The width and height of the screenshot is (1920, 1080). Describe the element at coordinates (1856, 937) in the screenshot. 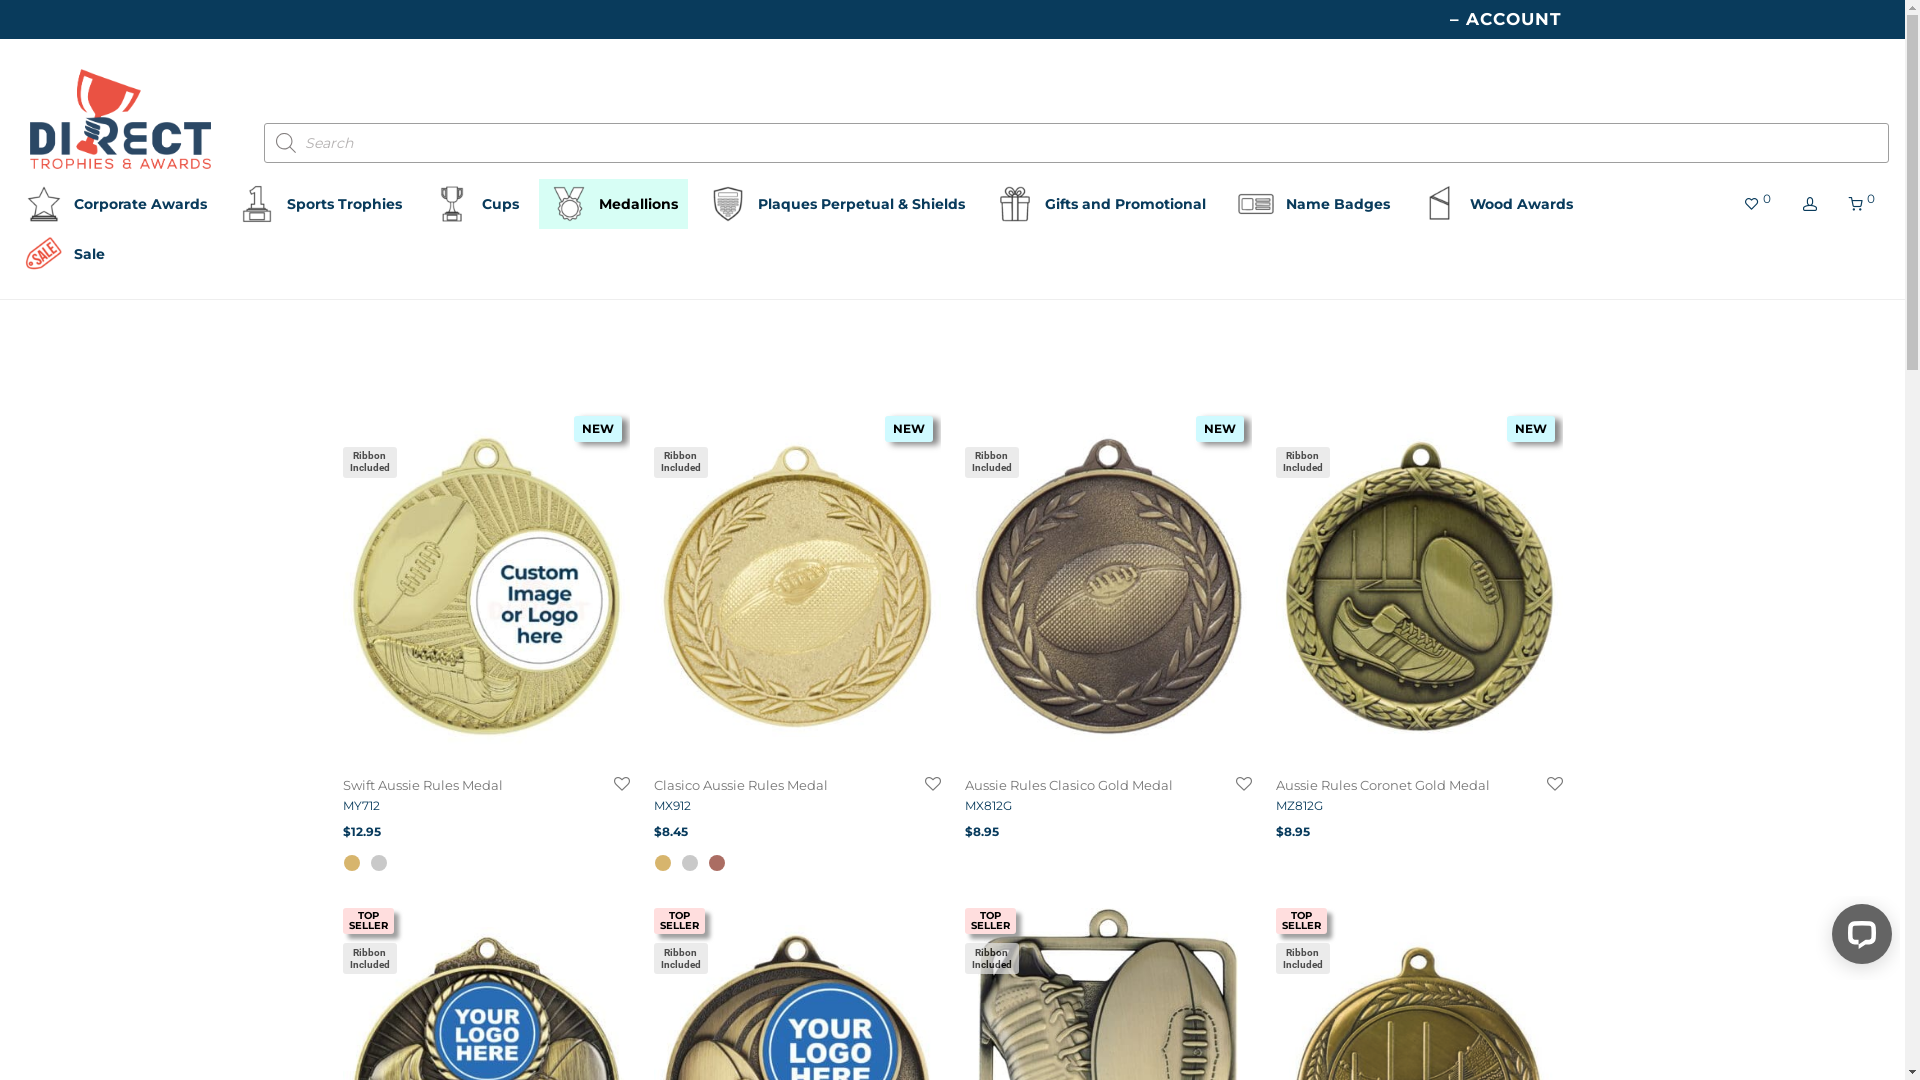

I see `'LiveChat chat widget'` at that location.